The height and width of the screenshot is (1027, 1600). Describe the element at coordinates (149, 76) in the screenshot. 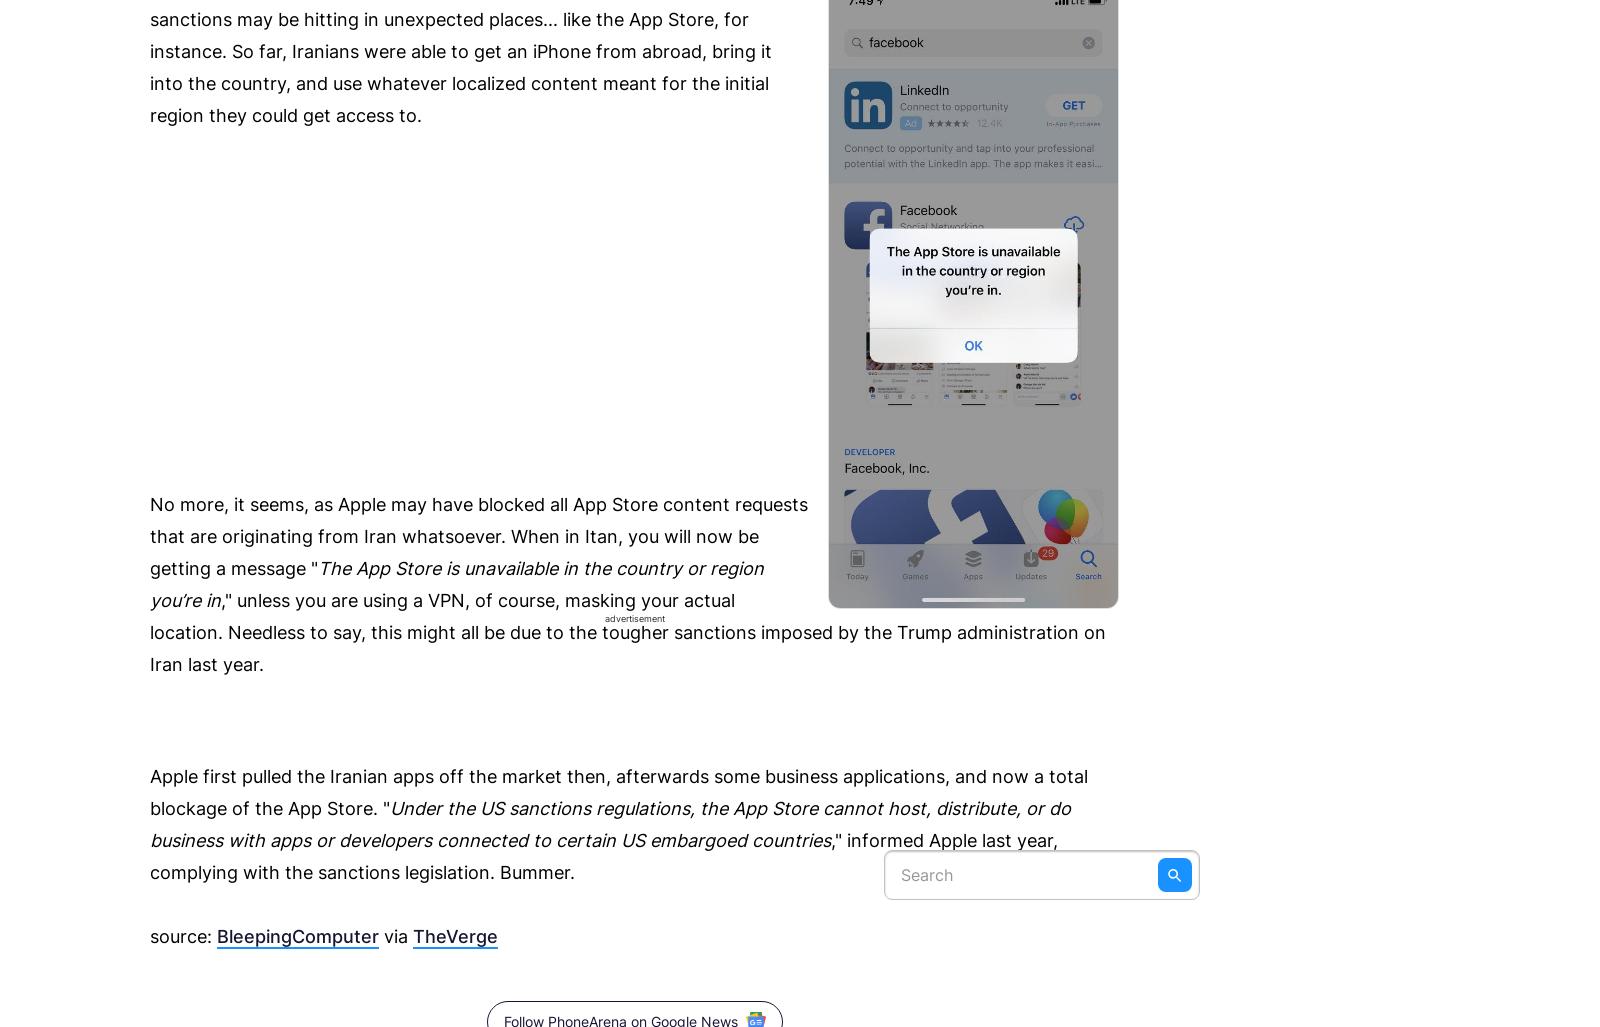

I see `'Reprint & Permissions'` at that location.